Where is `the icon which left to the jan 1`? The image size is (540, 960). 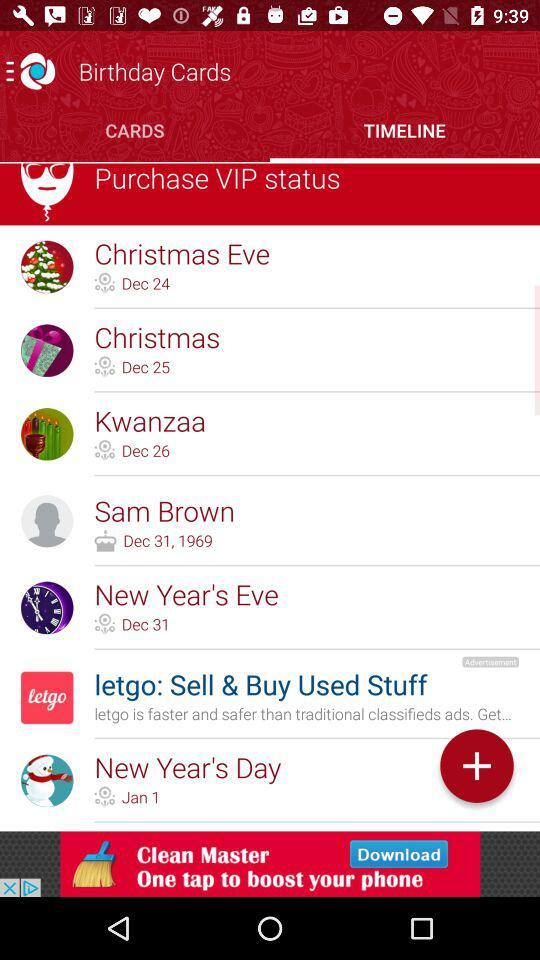
the icon which left to the jan 1 is located at coordinates (104, 796).